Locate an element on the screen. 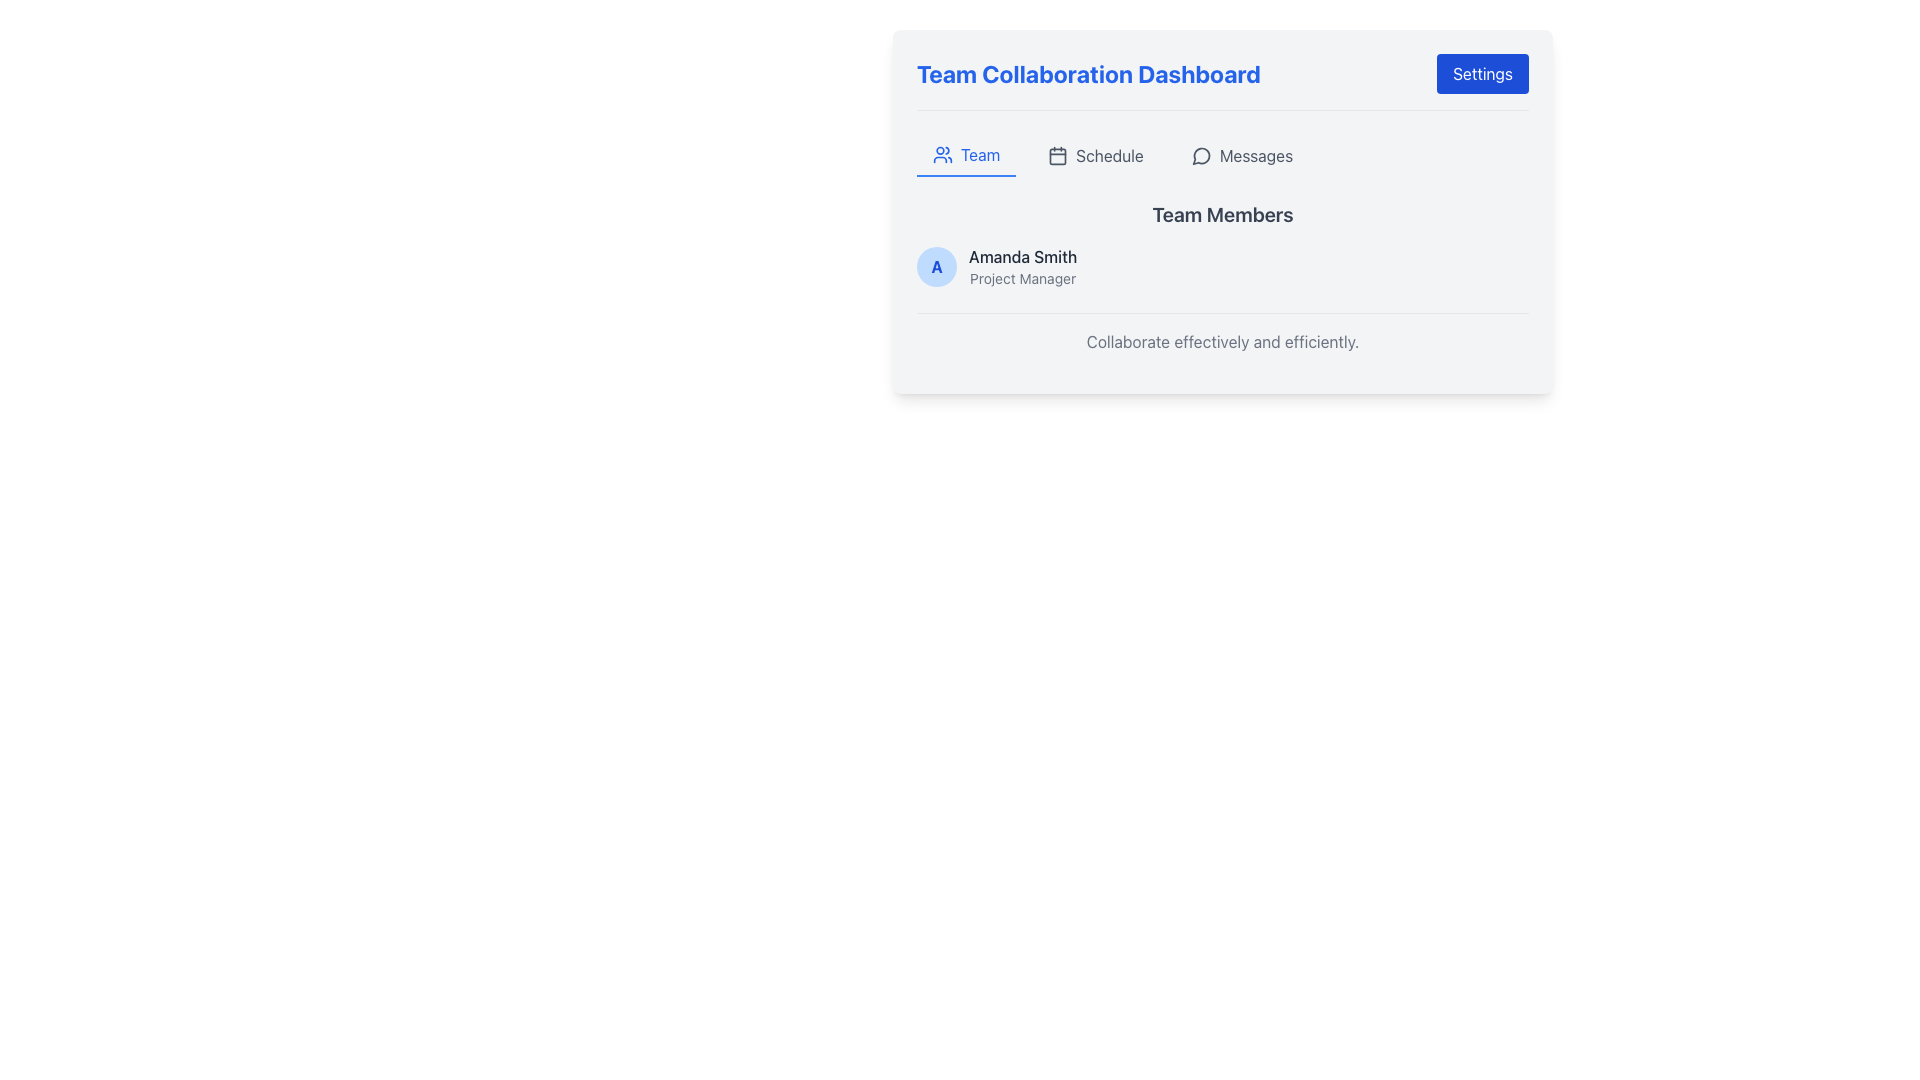 This screenshot has height=1080, width=1920. the text label displaying 'Project Manager', which is styled in a smaller-sized, gray-colored font and positioned below 'Amanda Smith' is located at coordinates (1023, 278).